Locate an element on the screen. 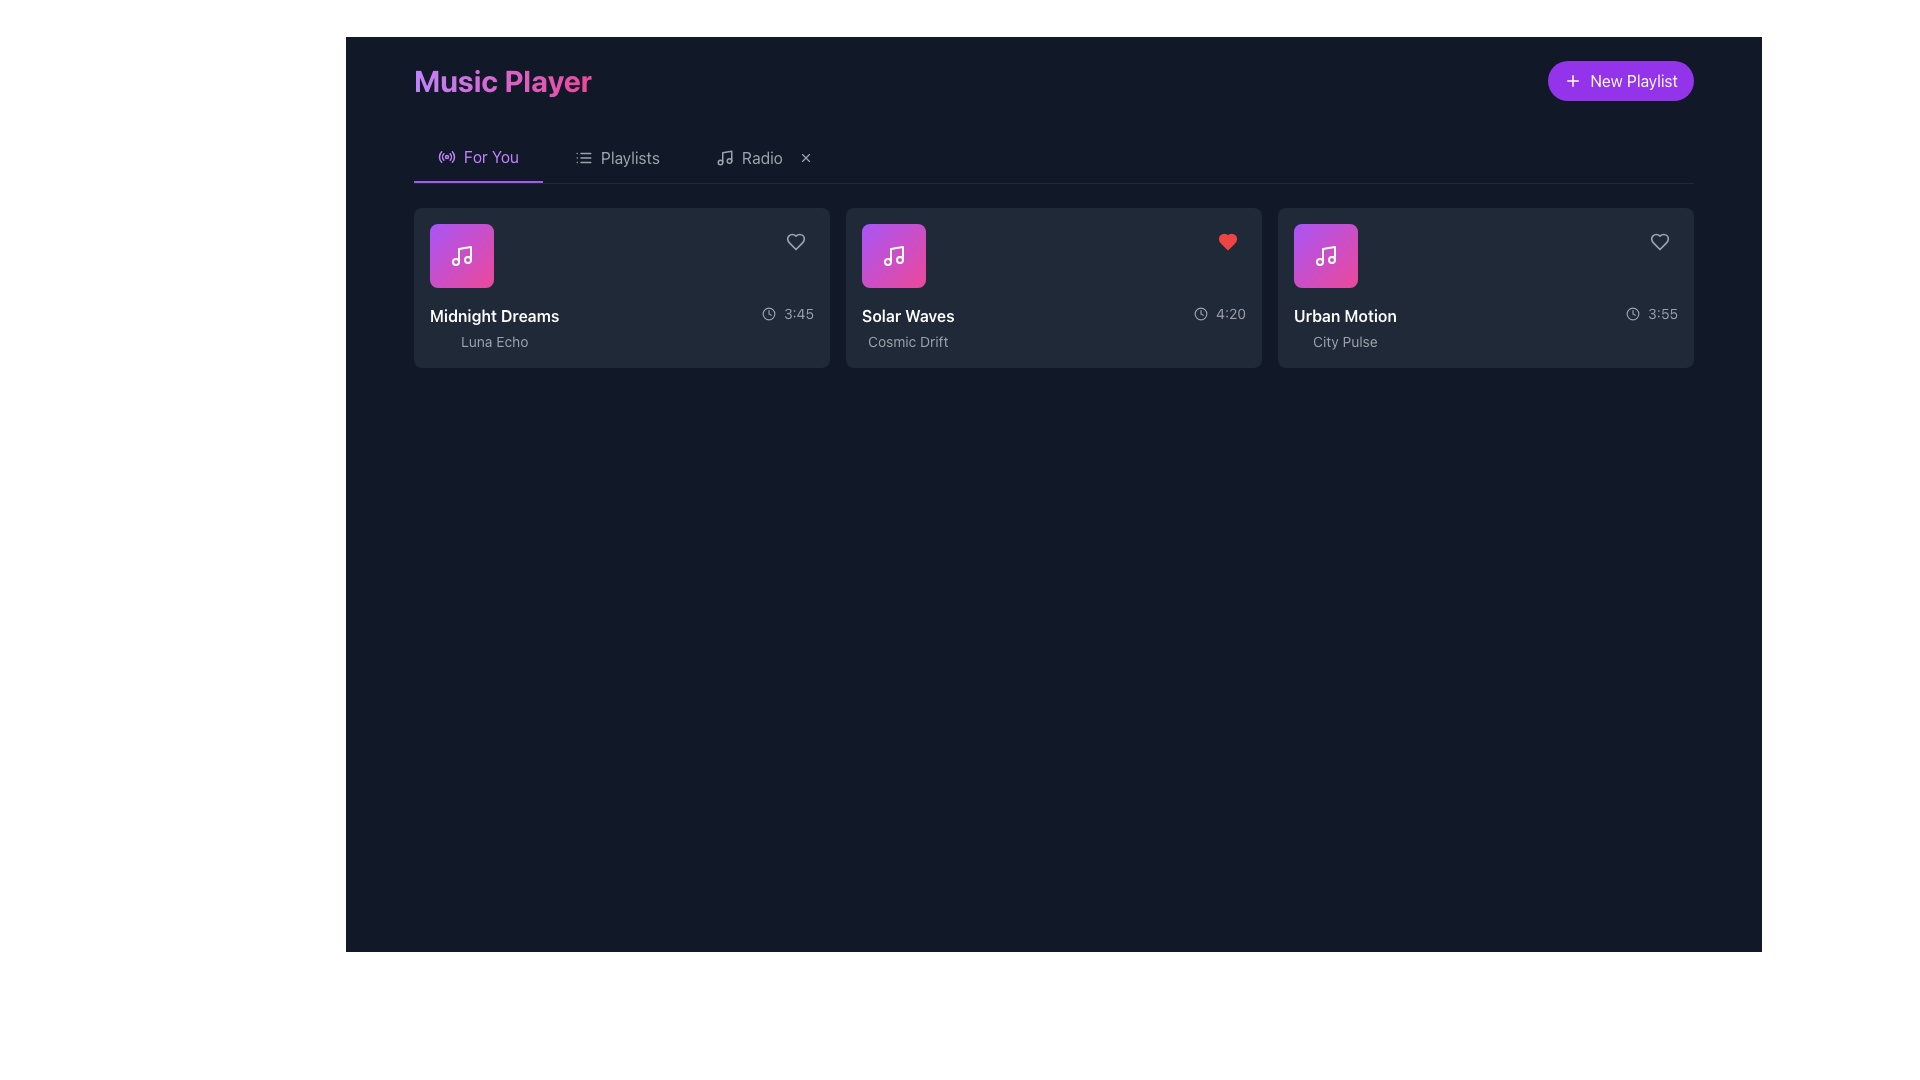 This screenshot has height=1080, width=1920. the text with icon combination indicating the duration of the track in the bottom-right corner of the 'Urban Motion' card, adjacent to the subtitle 'City Pulse' is located at coordinates (1651, 313).